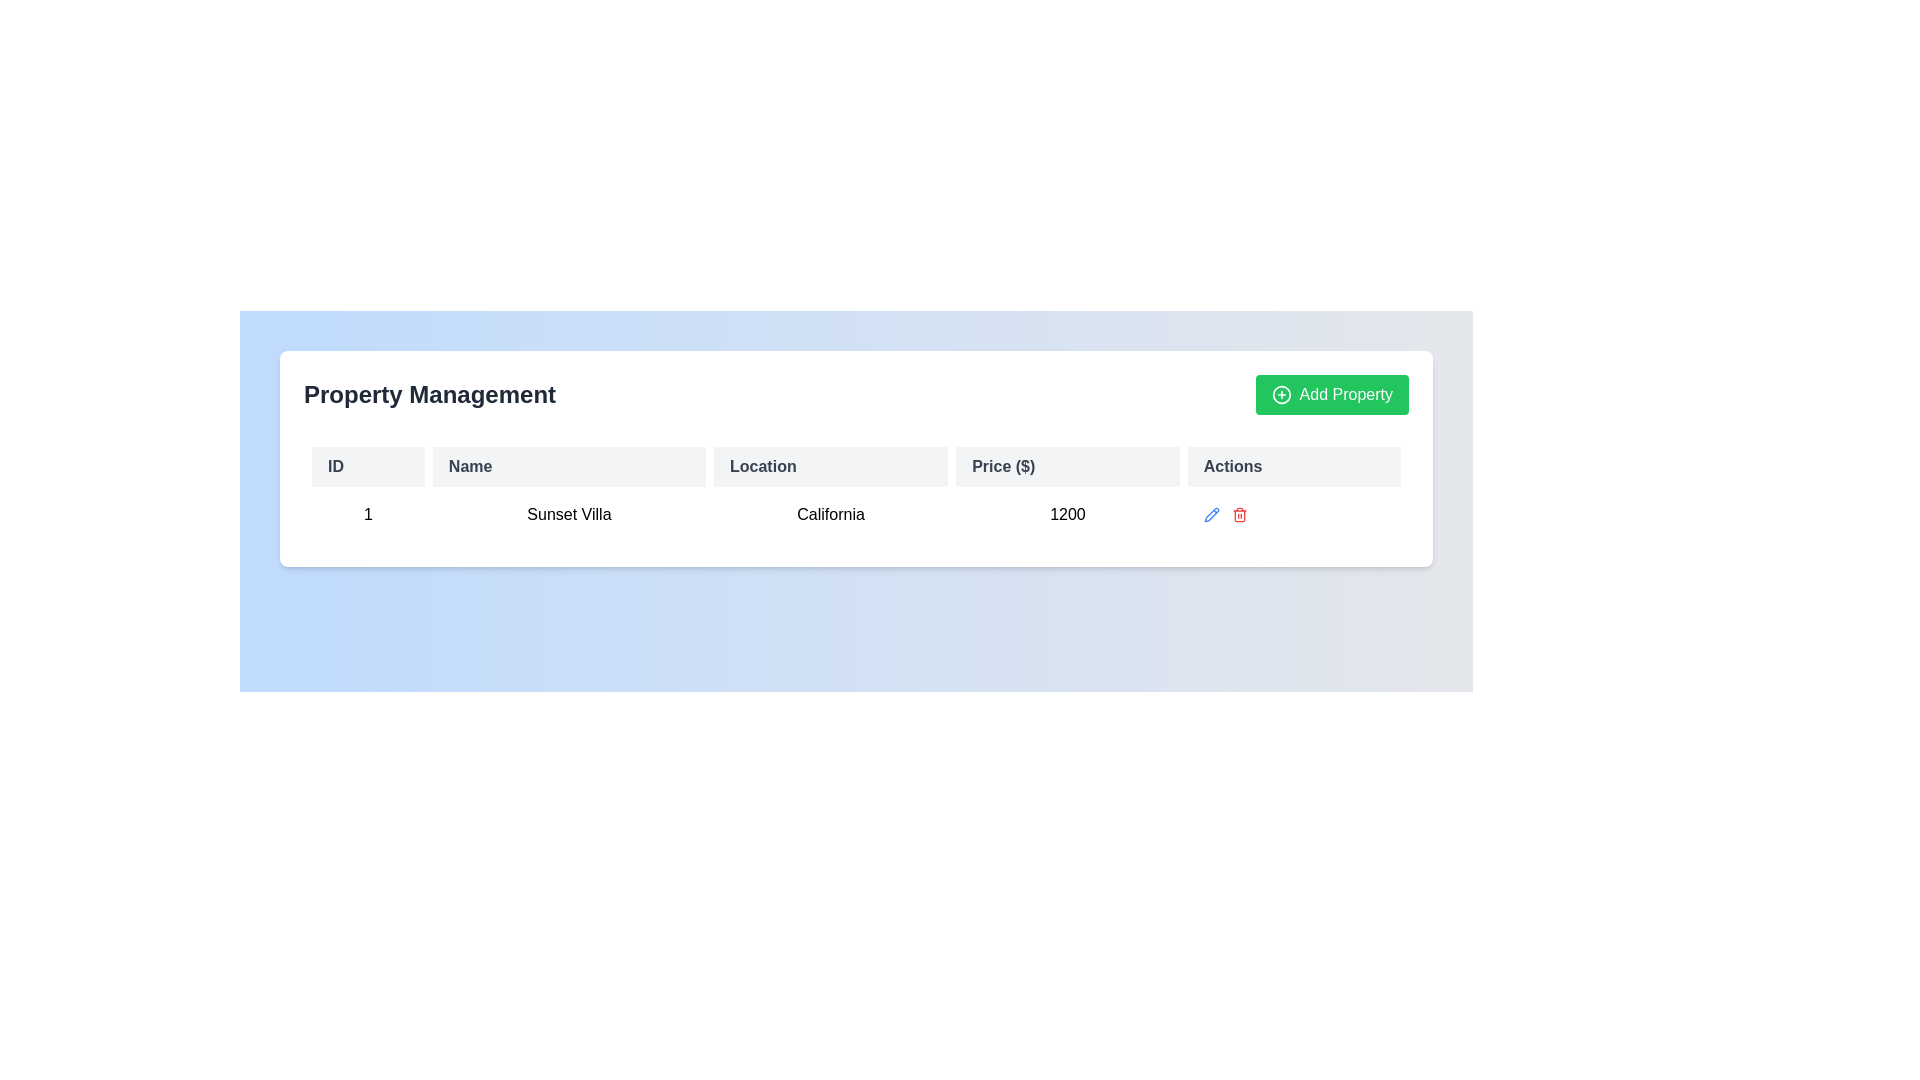 Image resolution: width=1920 pixels, height=1080 pixels. Describe the element at coordinates (1332, 394) in the screenshot. I see `the 'Add Property' button with rounded corners and a green background to outline it` at that location.